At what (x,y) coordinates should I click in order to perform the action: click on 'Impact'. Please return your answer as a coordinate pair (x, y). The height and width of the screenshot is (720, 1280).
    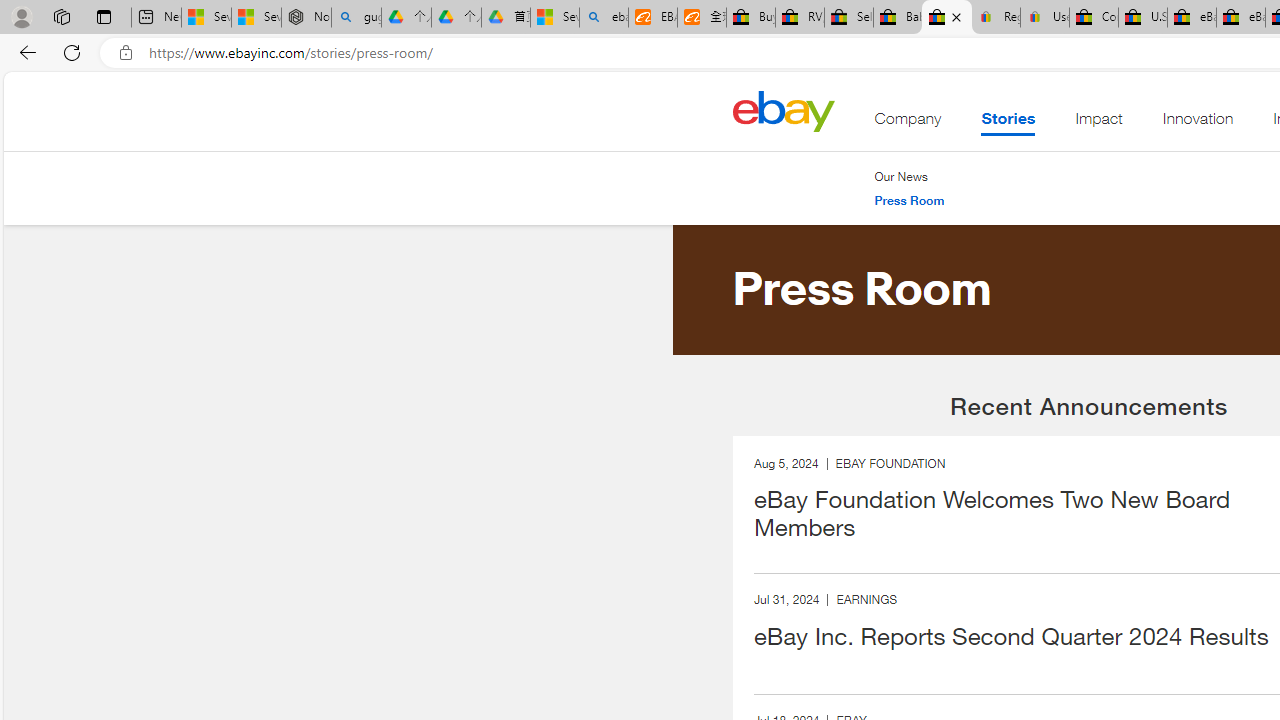
    Looking at the image, I should click on (1097, 123).